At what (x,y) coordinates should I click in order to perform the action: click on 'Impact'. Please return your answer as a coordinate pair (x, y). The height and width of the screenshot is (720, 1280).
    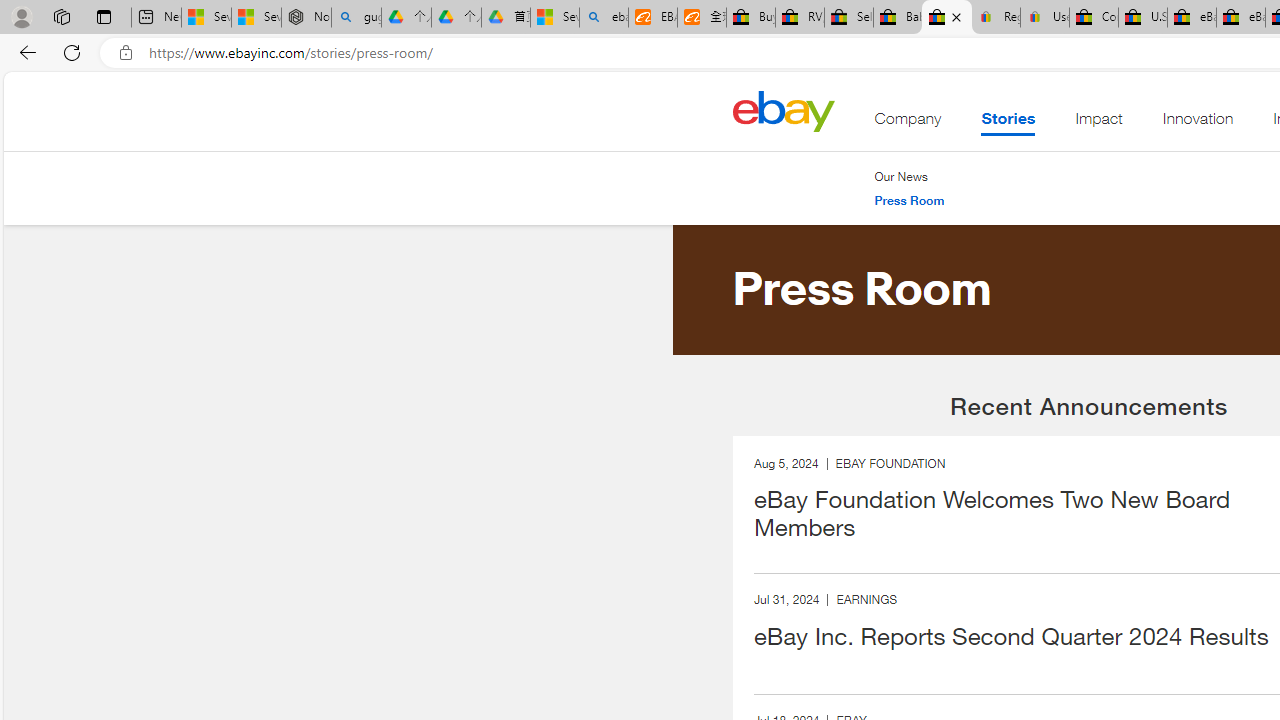
    Looking at the image, I should click on (1097, 123).